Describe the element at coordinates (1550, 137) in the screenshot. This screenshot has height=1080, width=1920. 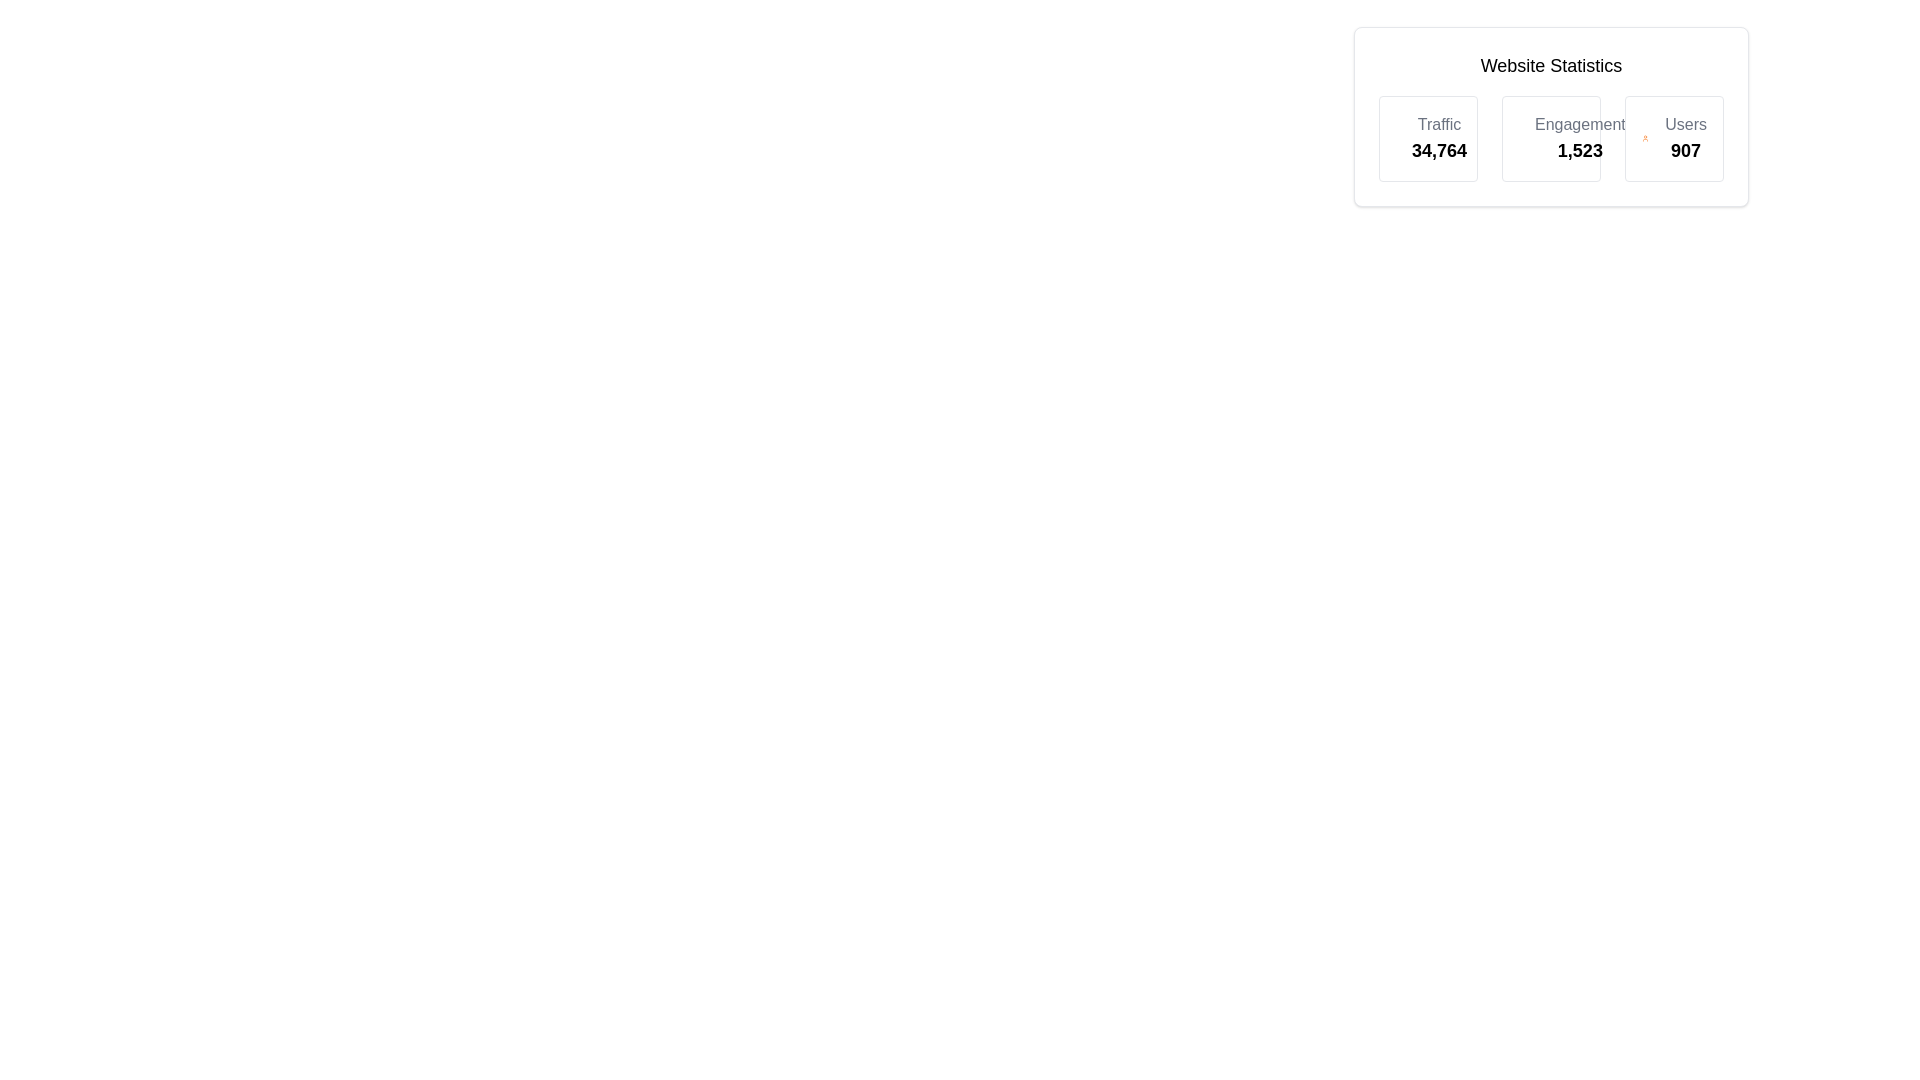
I see `the 'Engagement' text display block in the second column of the 'Website Statistics' grid layout, which shows the value '1,523'` at that location.